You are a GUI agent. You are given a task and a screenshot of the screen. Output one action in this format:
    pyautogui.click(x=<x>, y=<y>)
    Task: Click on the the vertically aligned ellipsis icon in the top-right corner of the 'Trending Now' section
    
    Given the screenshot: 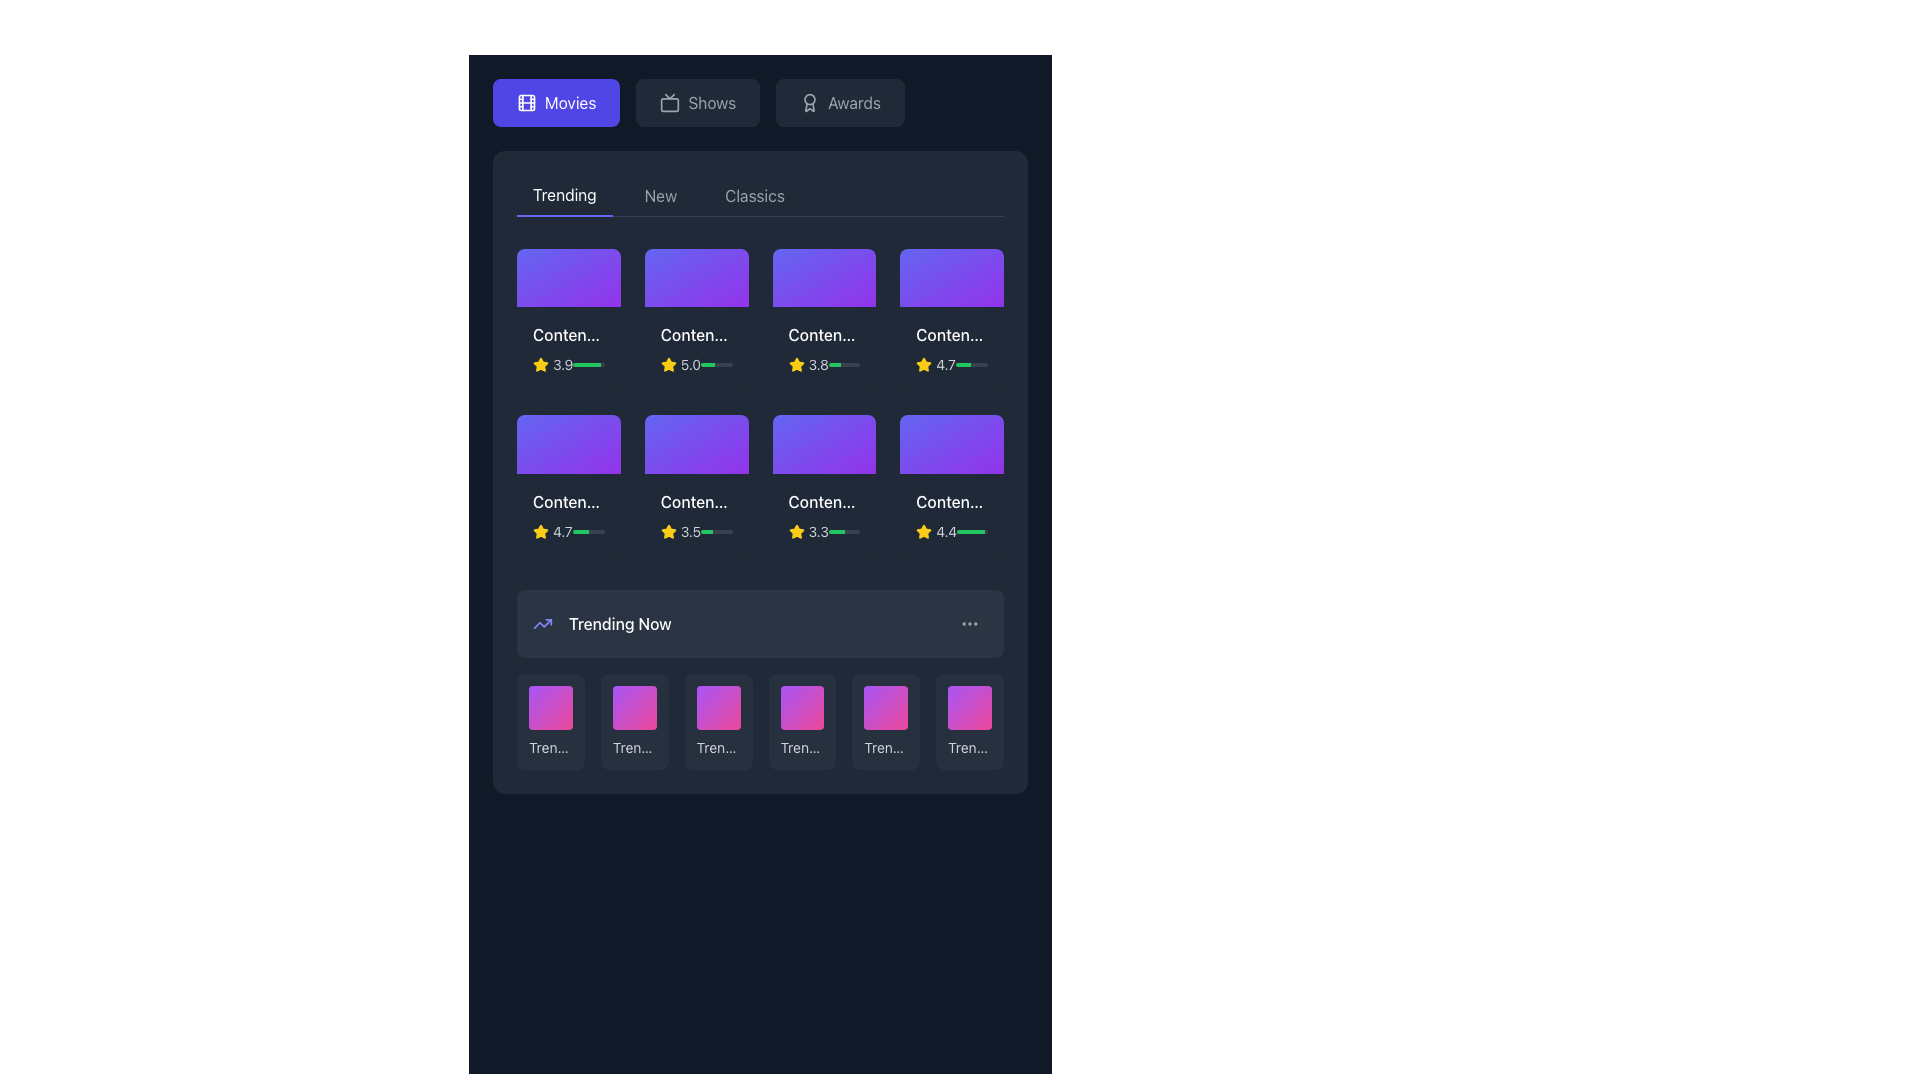 What is the action you would take?
    pyautogui.click(x=969, y=622)
    